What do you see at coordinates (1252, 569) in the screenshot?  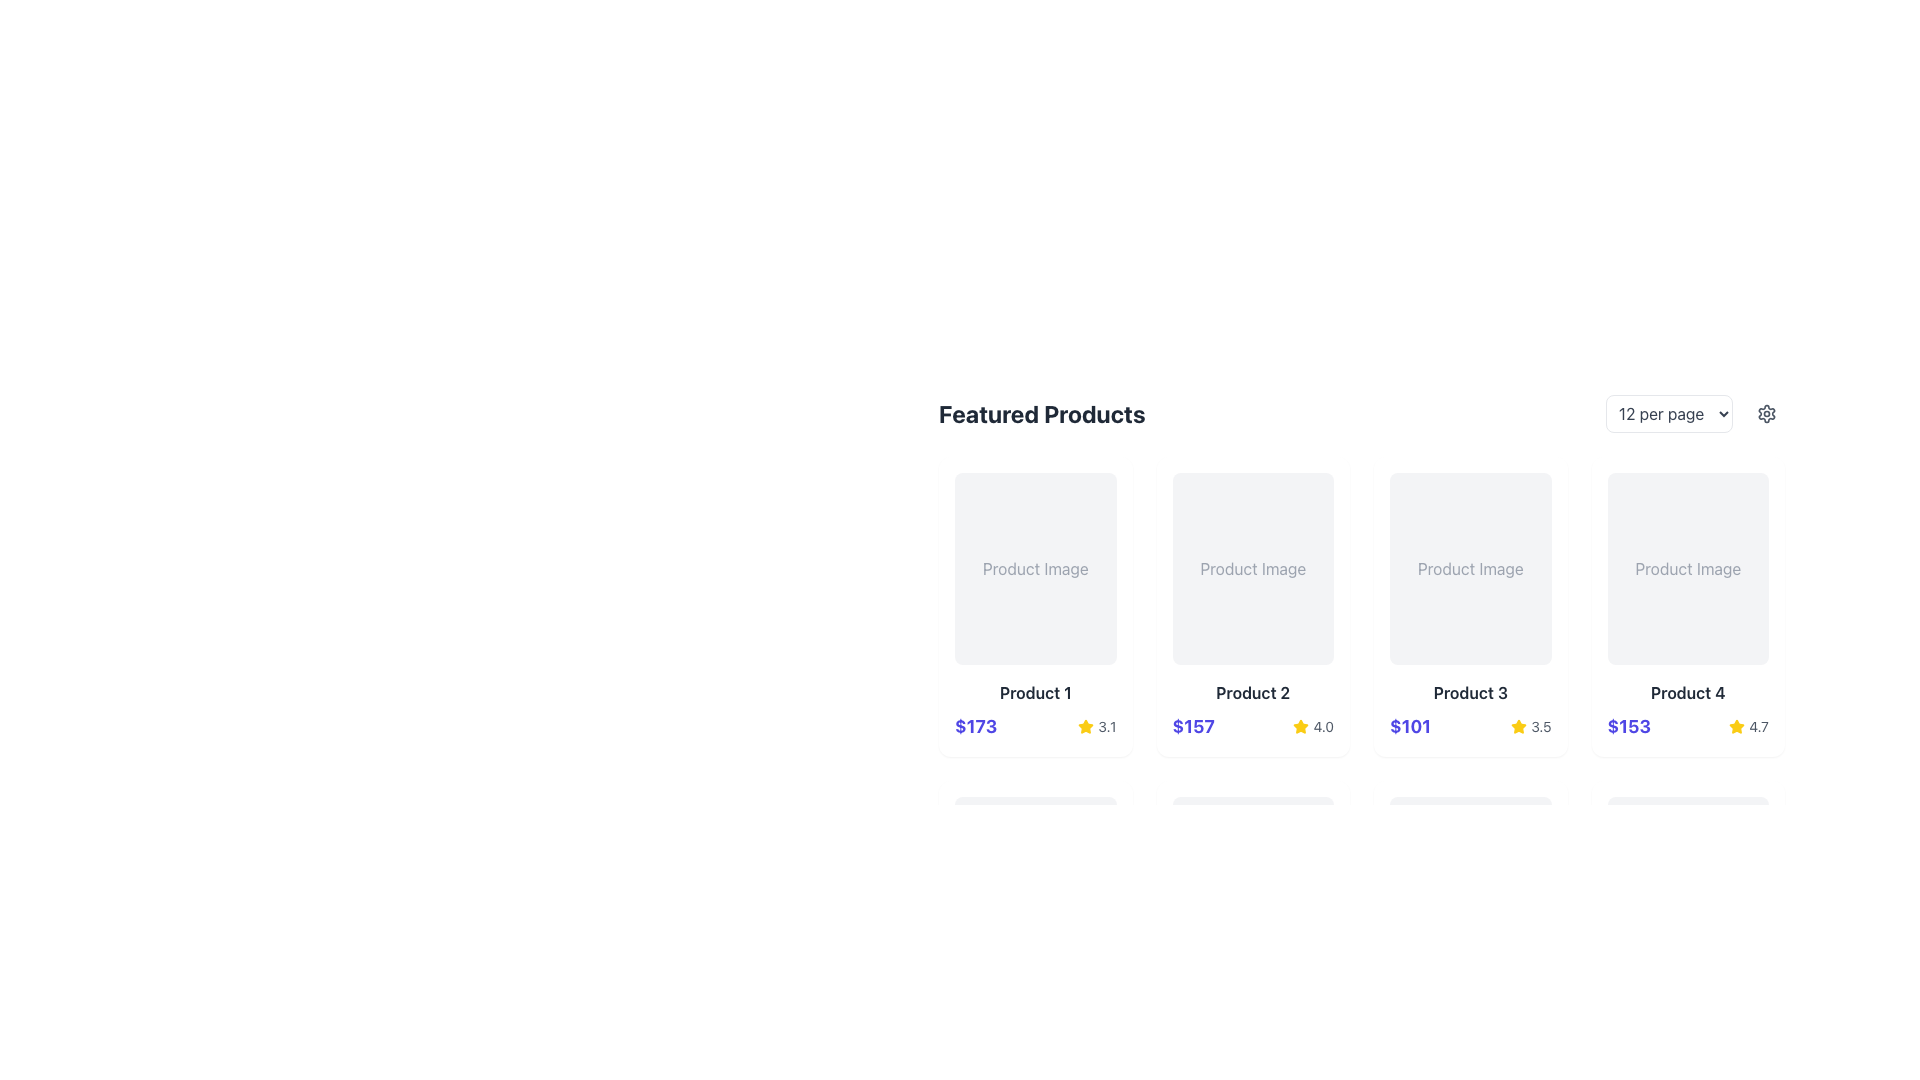 I see `the 'Product Image' placeholder, which is a rectangular section with a light gray background and rounded corners located in the 'Product 2' card` at bounding box center [1252, 569].